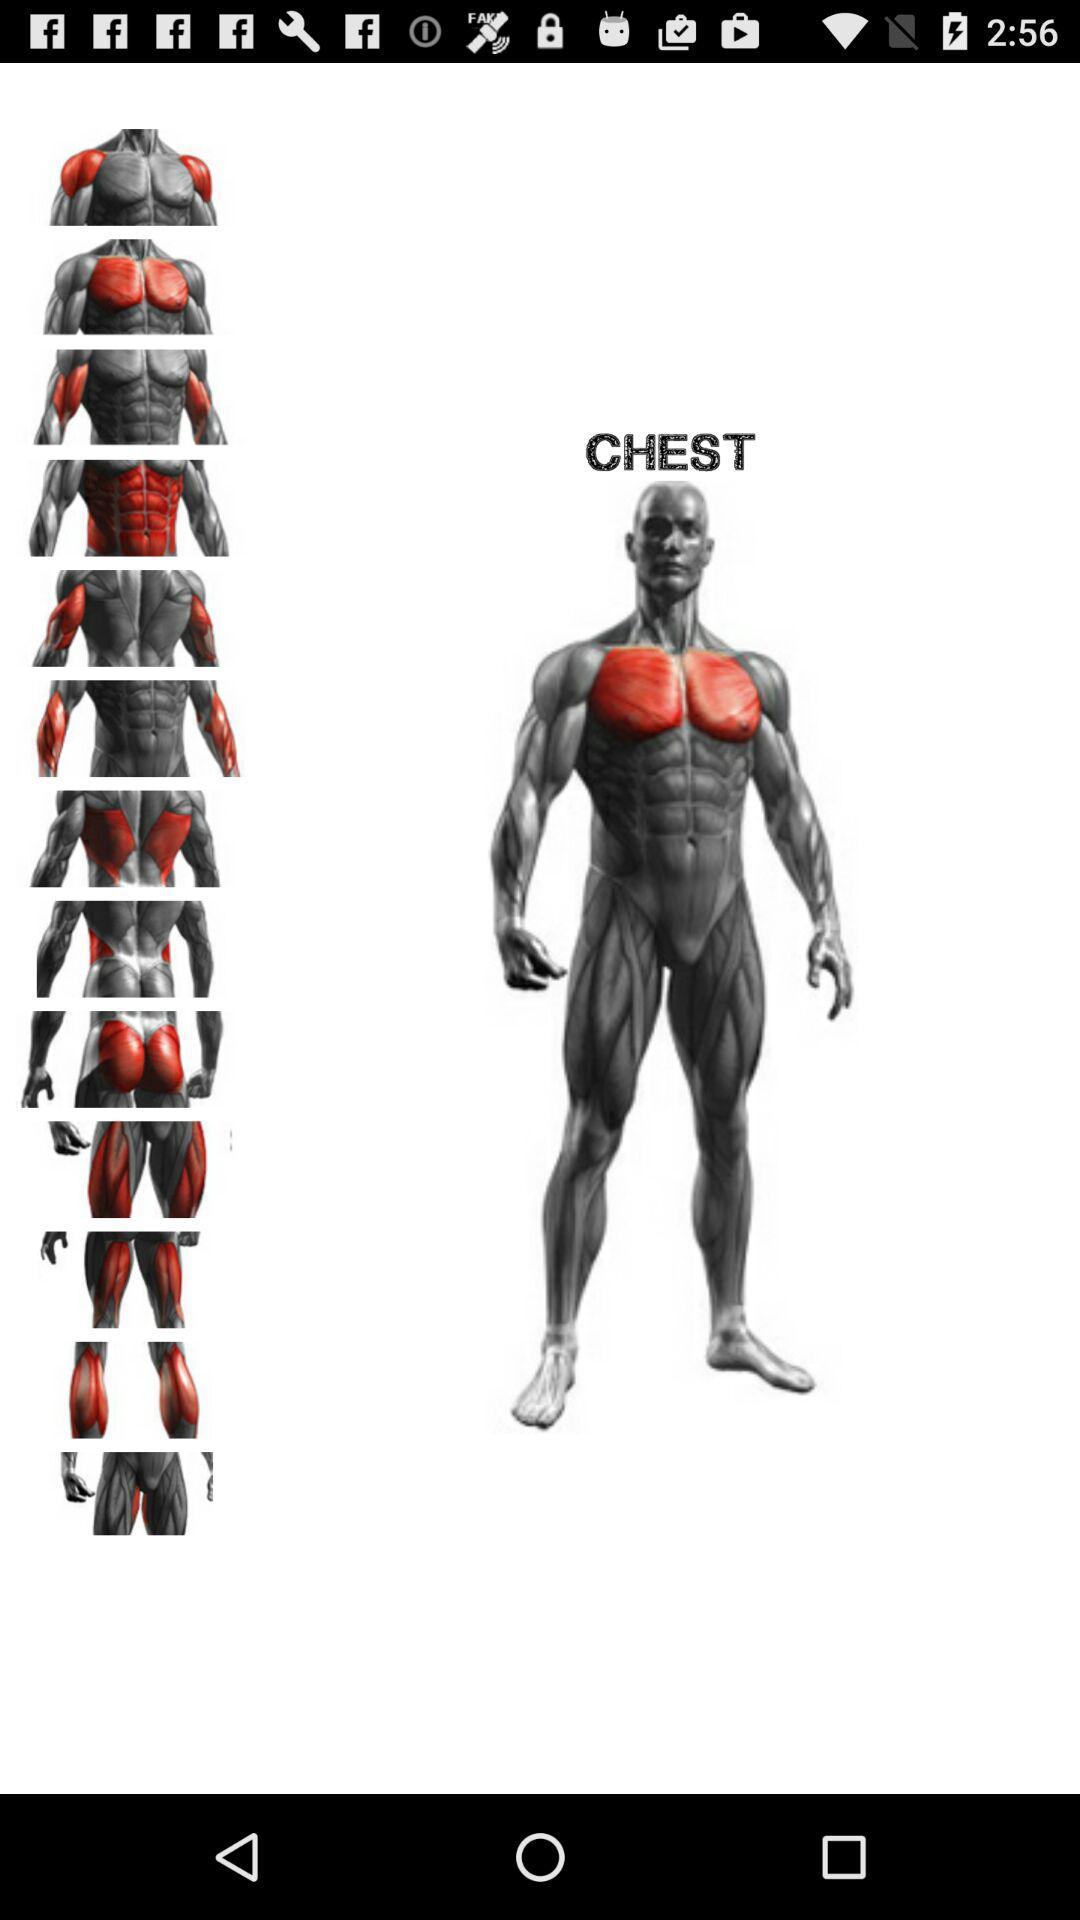  I want to click on the buttocks closer, so click(131, 1051).